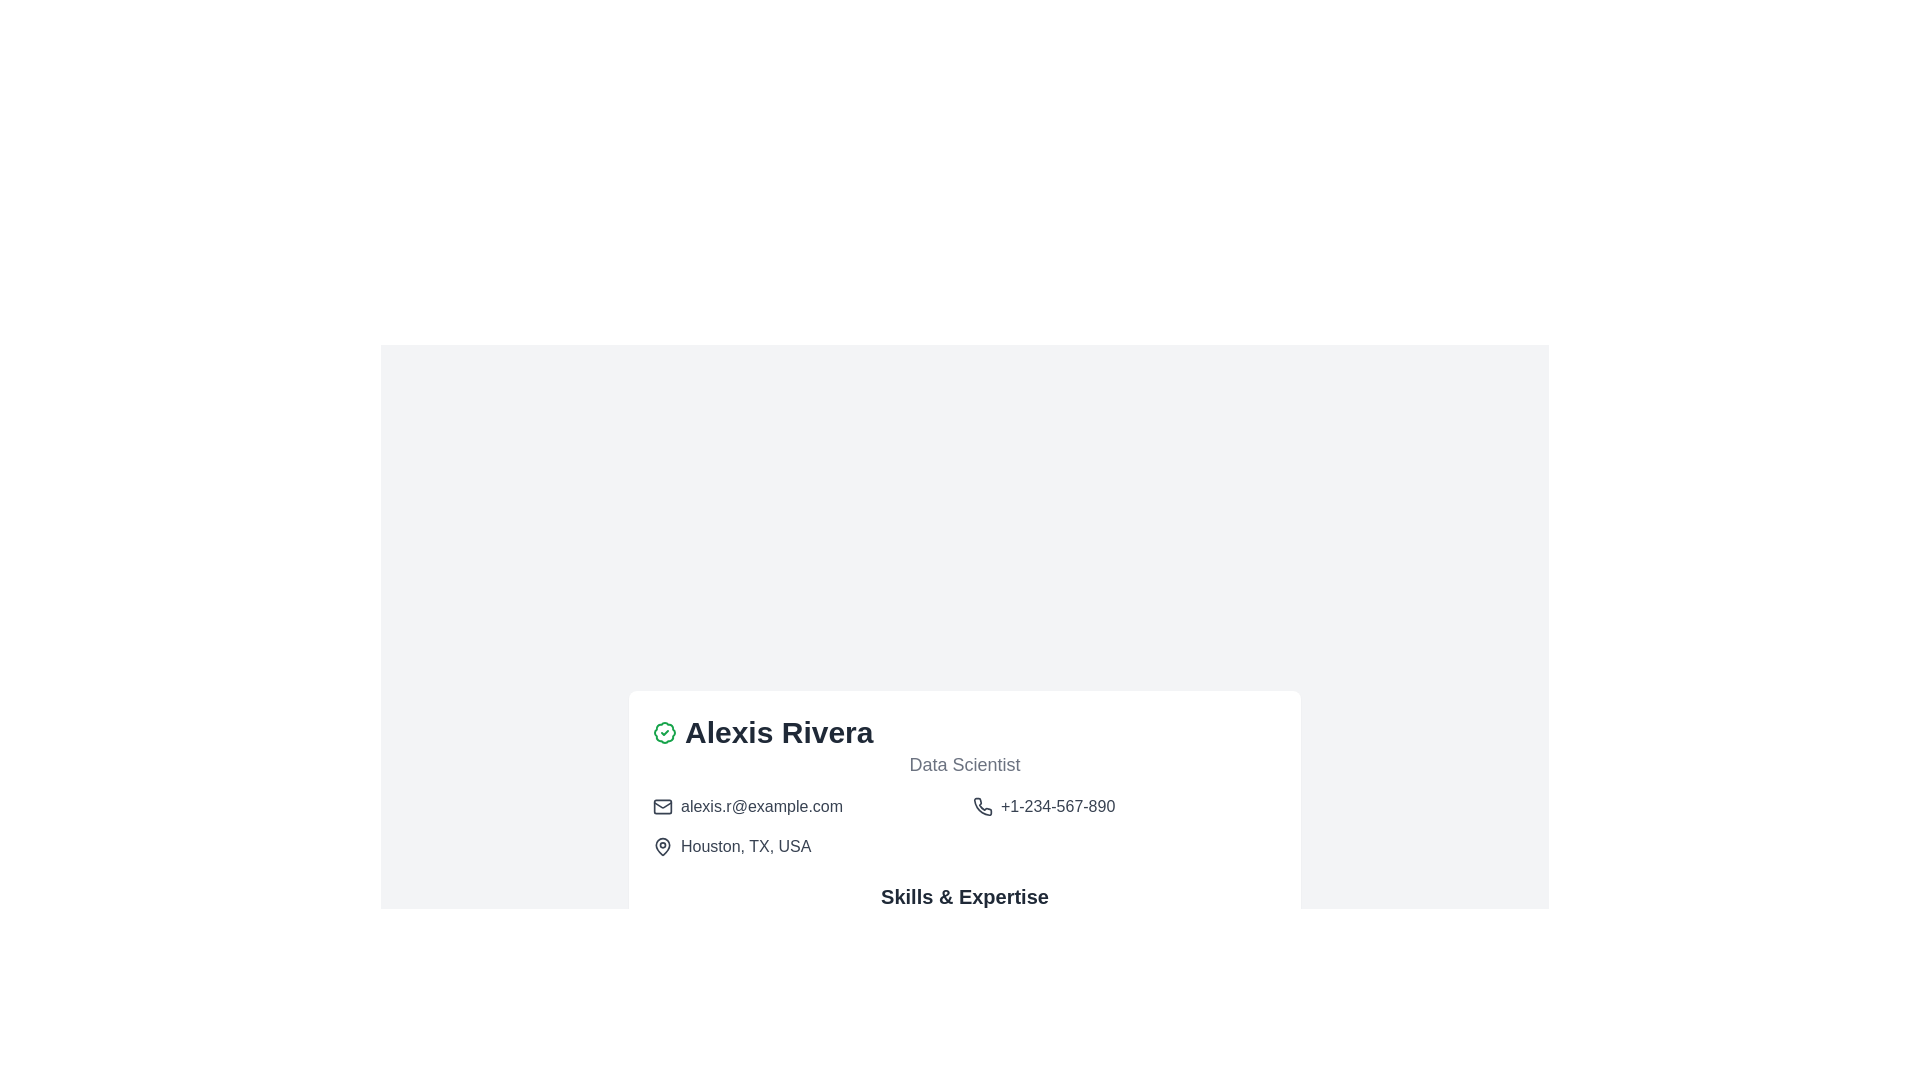 The image size is (1920, 1080). What do you see at coordinates (964, 764) in the screenshot?
I see `the 'Data Scientist' text label, which is styled in a subtle gray font and located directly below the bold 'Alexis Rivera' text` at bounding box center [964, 764].